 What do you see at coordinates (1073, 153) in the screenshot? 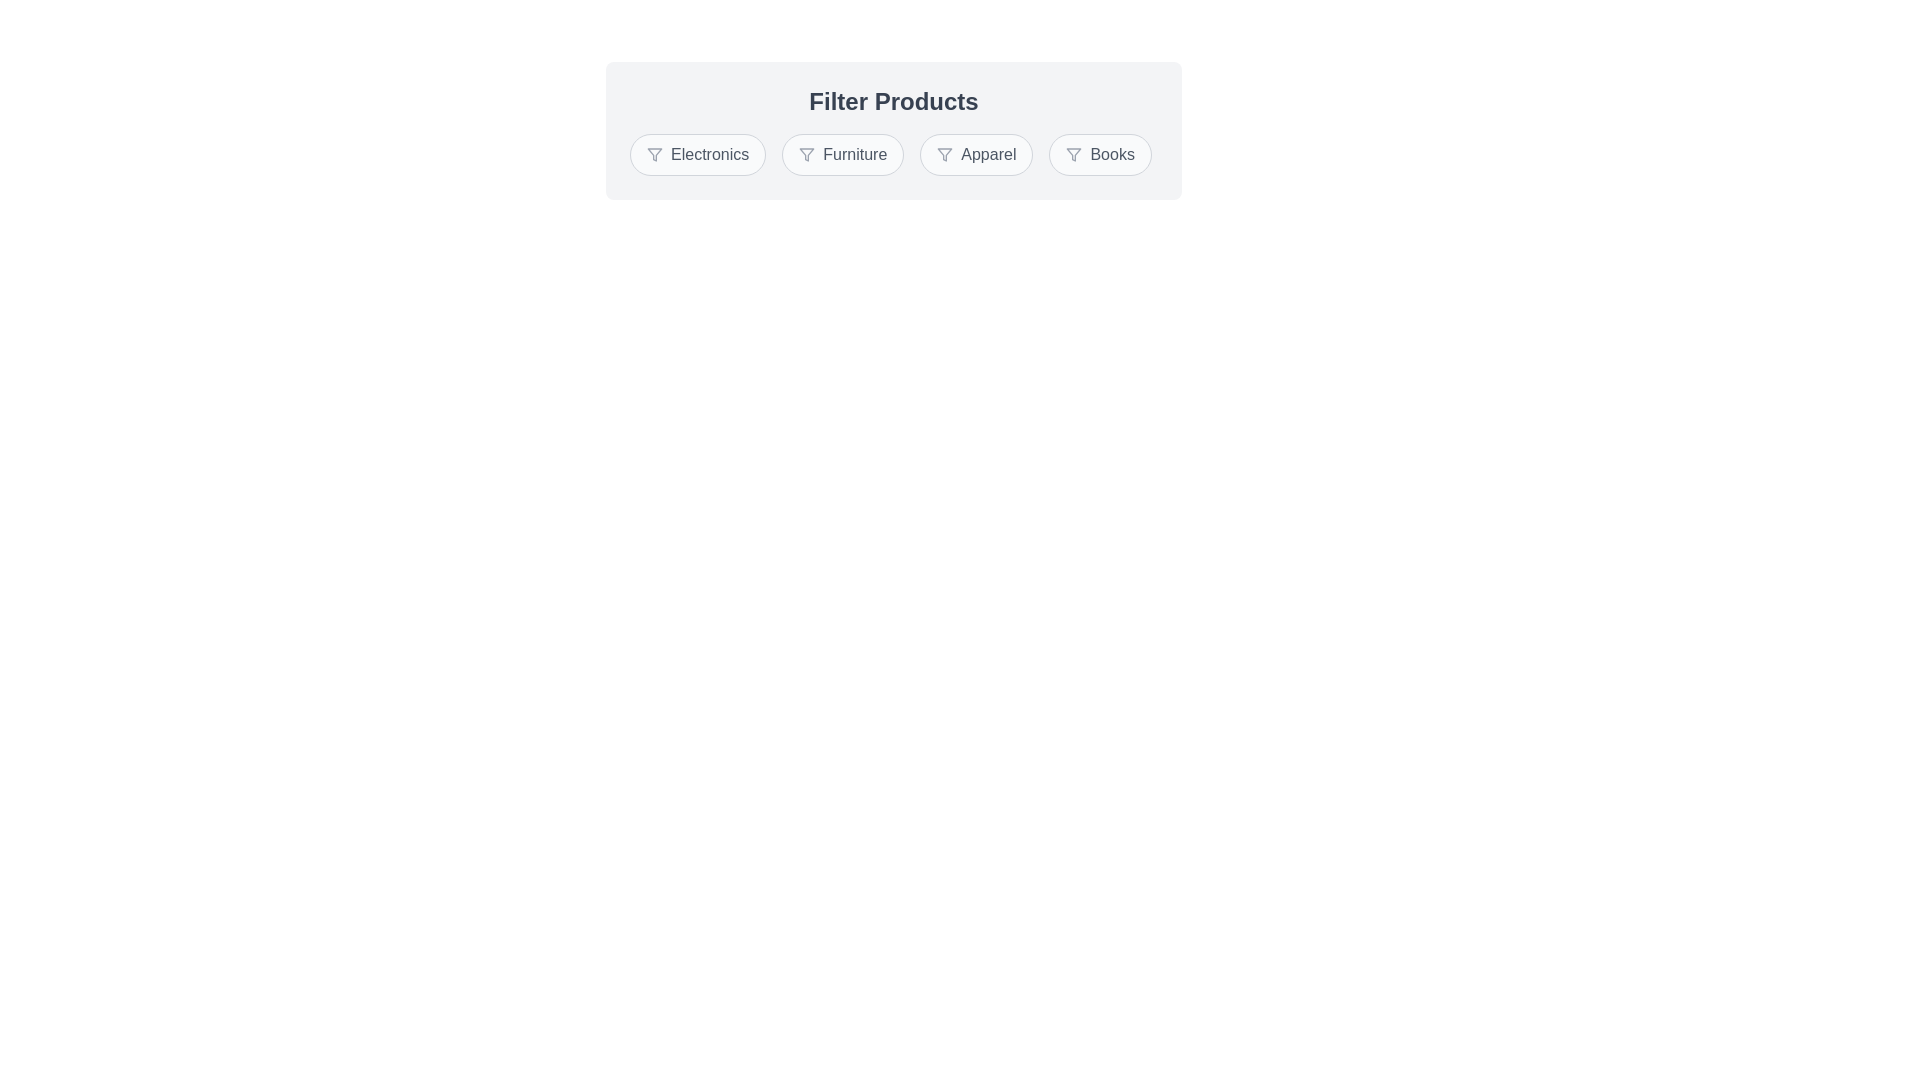
I see `the icon inside the chip labeled Books` at bounding box center [1073, 153].